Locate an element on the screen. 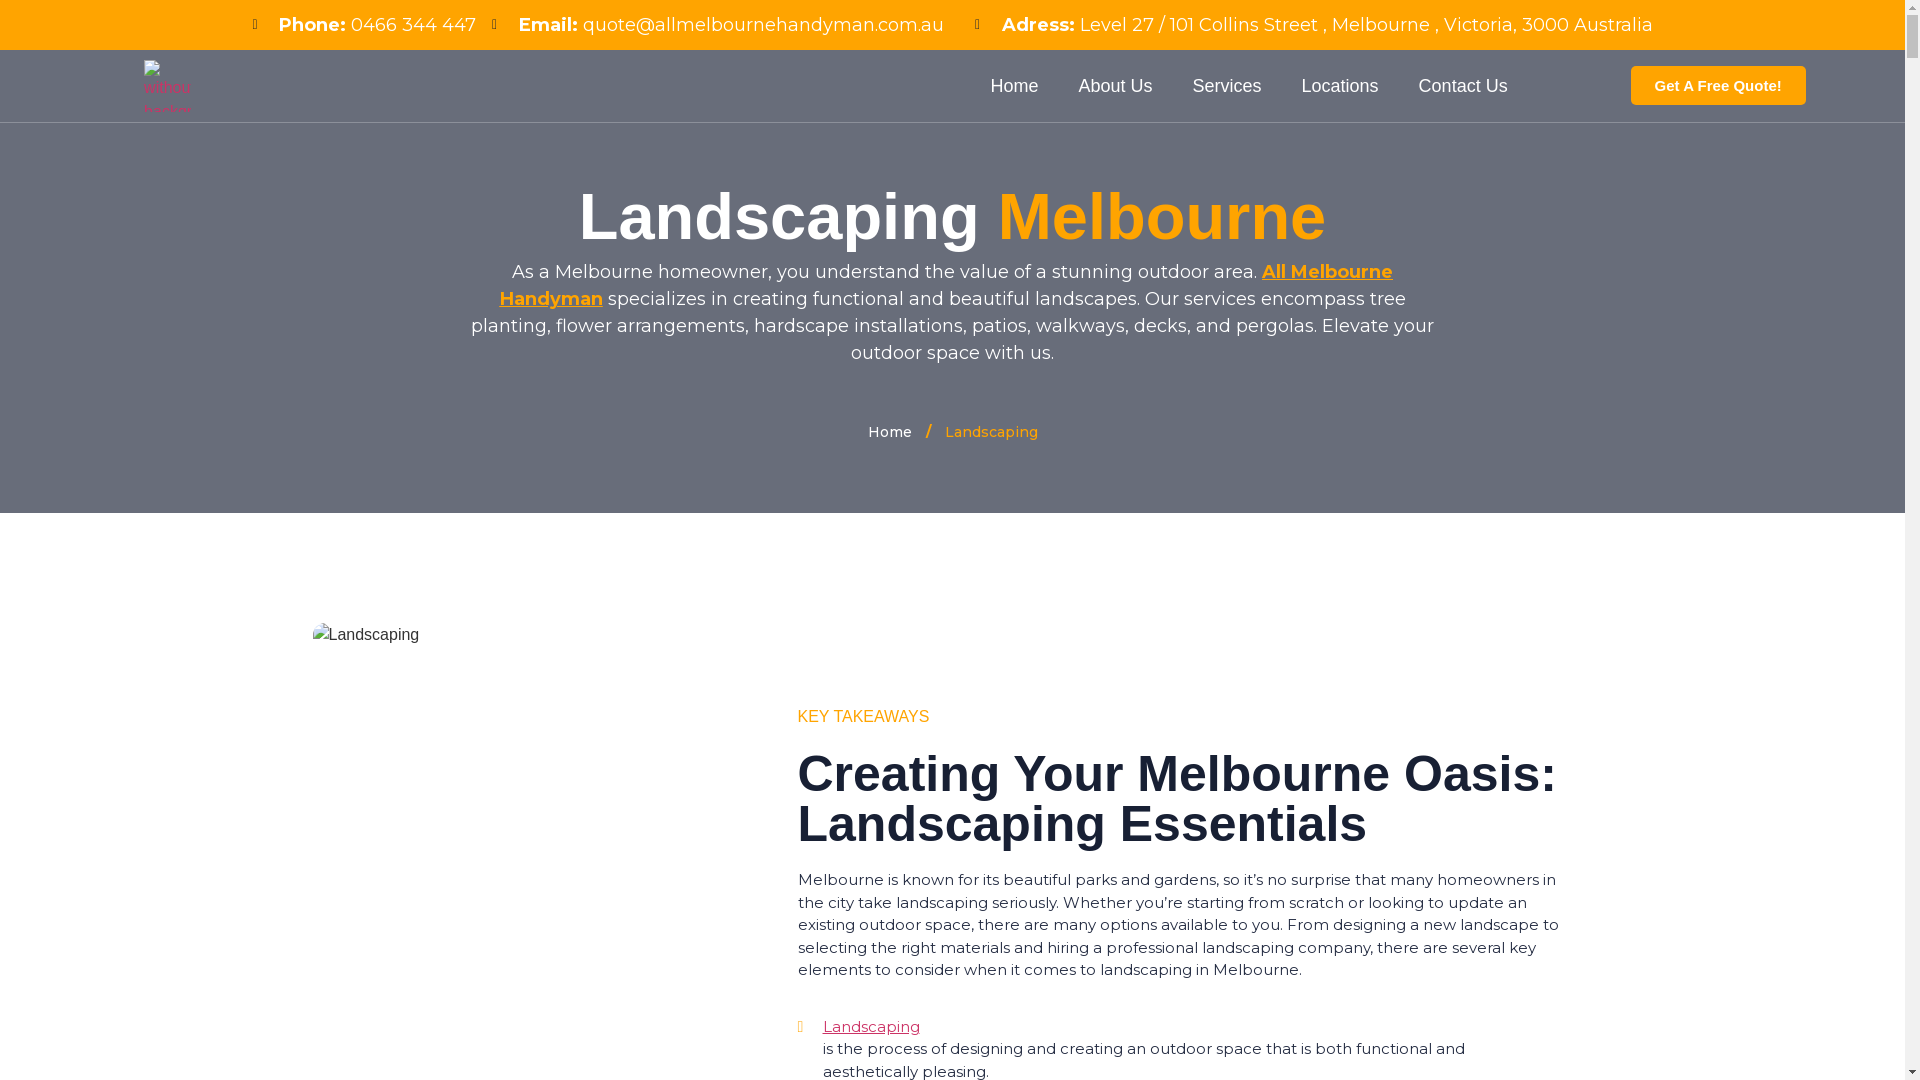 The image size is (1920, 1080). 'Email: quote@allmelbournehandyman.com.au' is located at coordinates (718, 25).